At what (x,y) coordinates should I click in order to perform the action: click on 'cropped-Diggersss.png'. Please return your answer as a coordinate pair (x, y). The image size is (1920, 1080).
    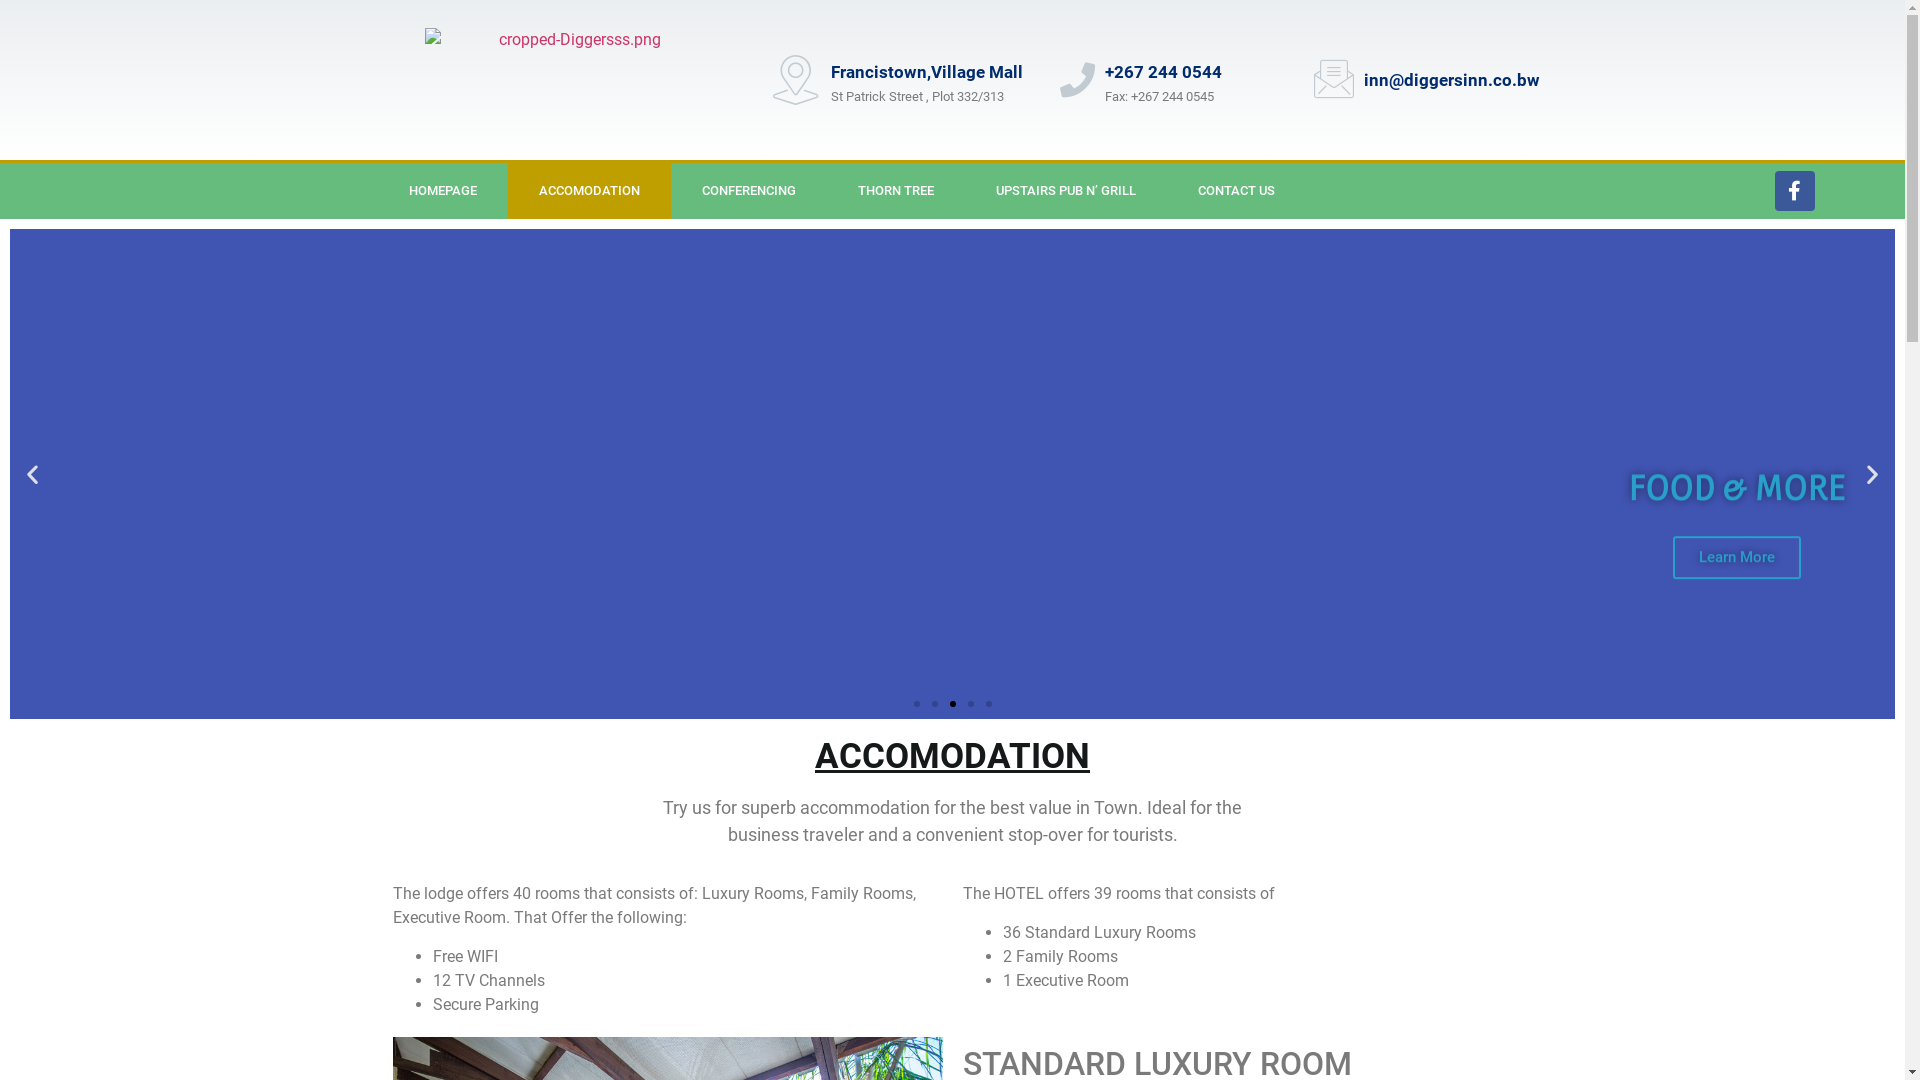
    Looking at the image, I should click on (570, 79).